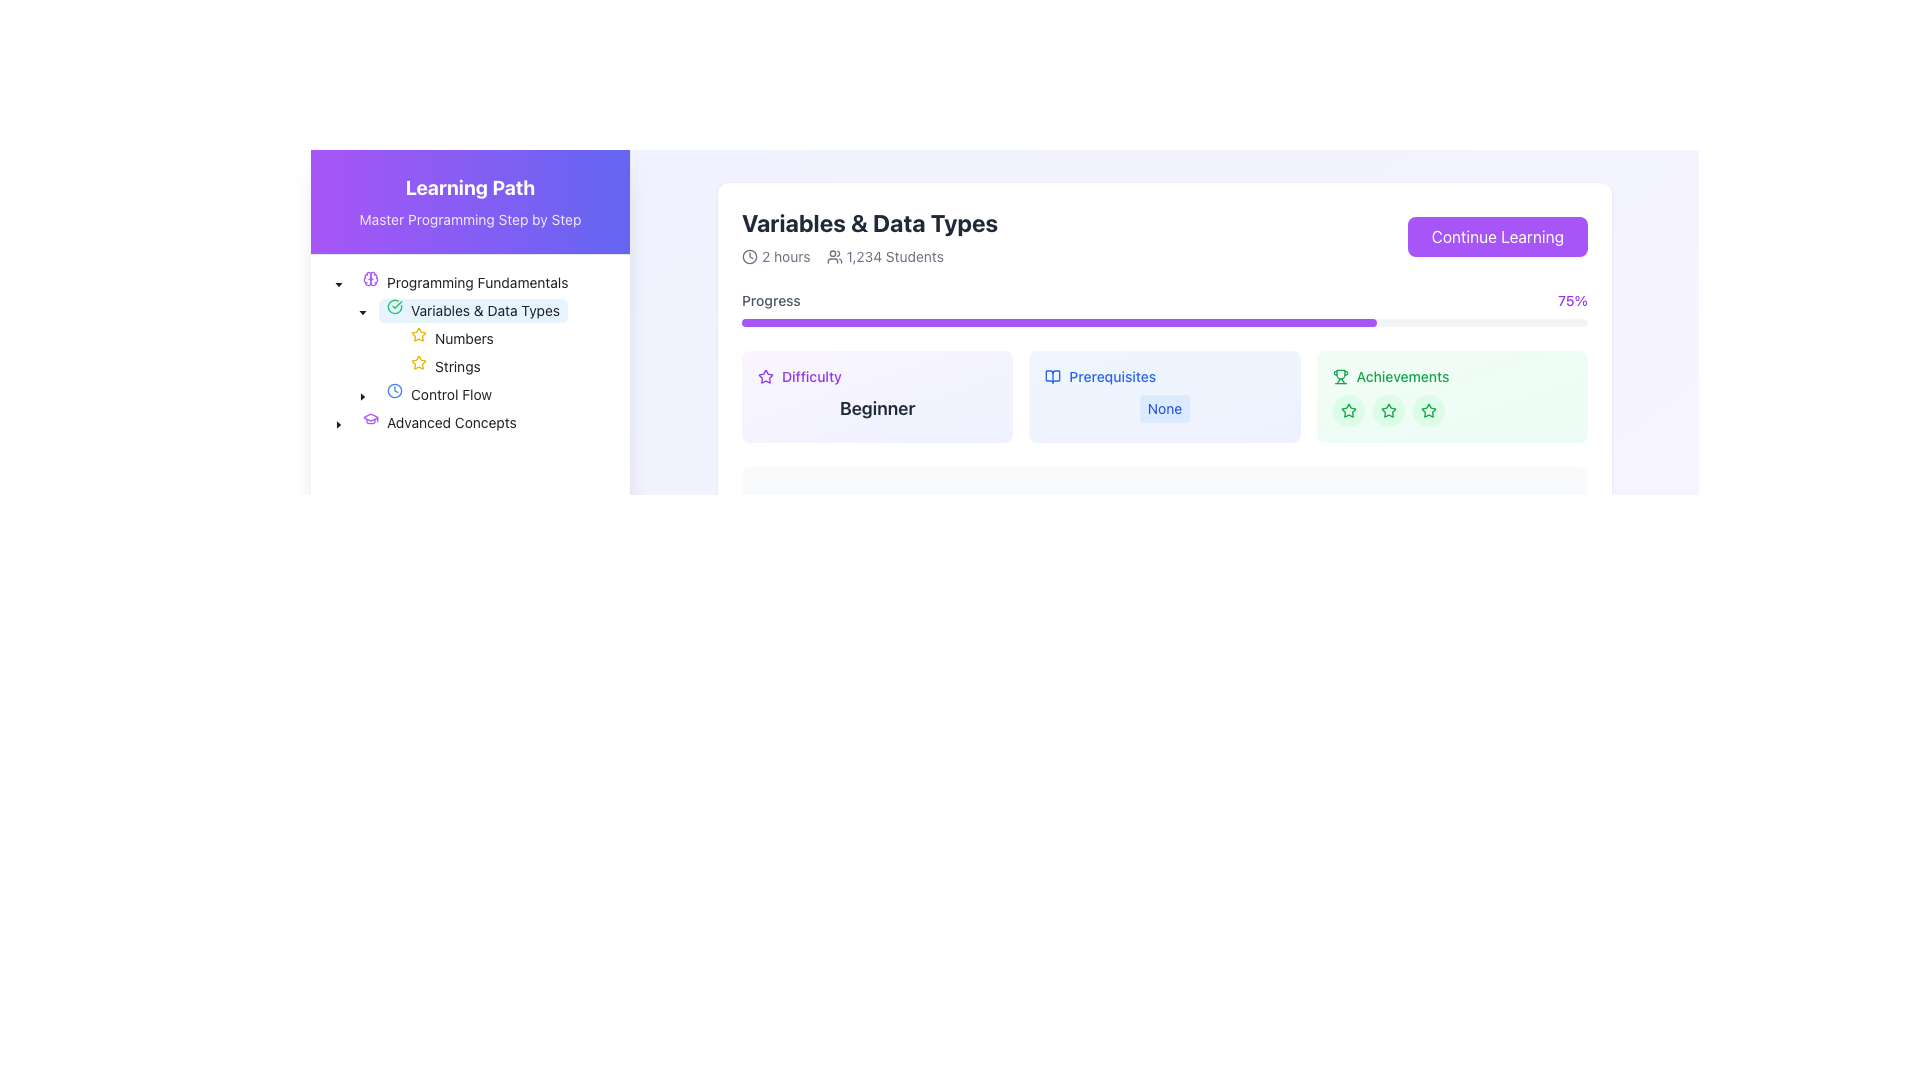  What do you see at coordinates (363, 397) in the screenshot?
I see `the downward-pointing caret icon located in the navigation panel` at bounding box center [363, 397].